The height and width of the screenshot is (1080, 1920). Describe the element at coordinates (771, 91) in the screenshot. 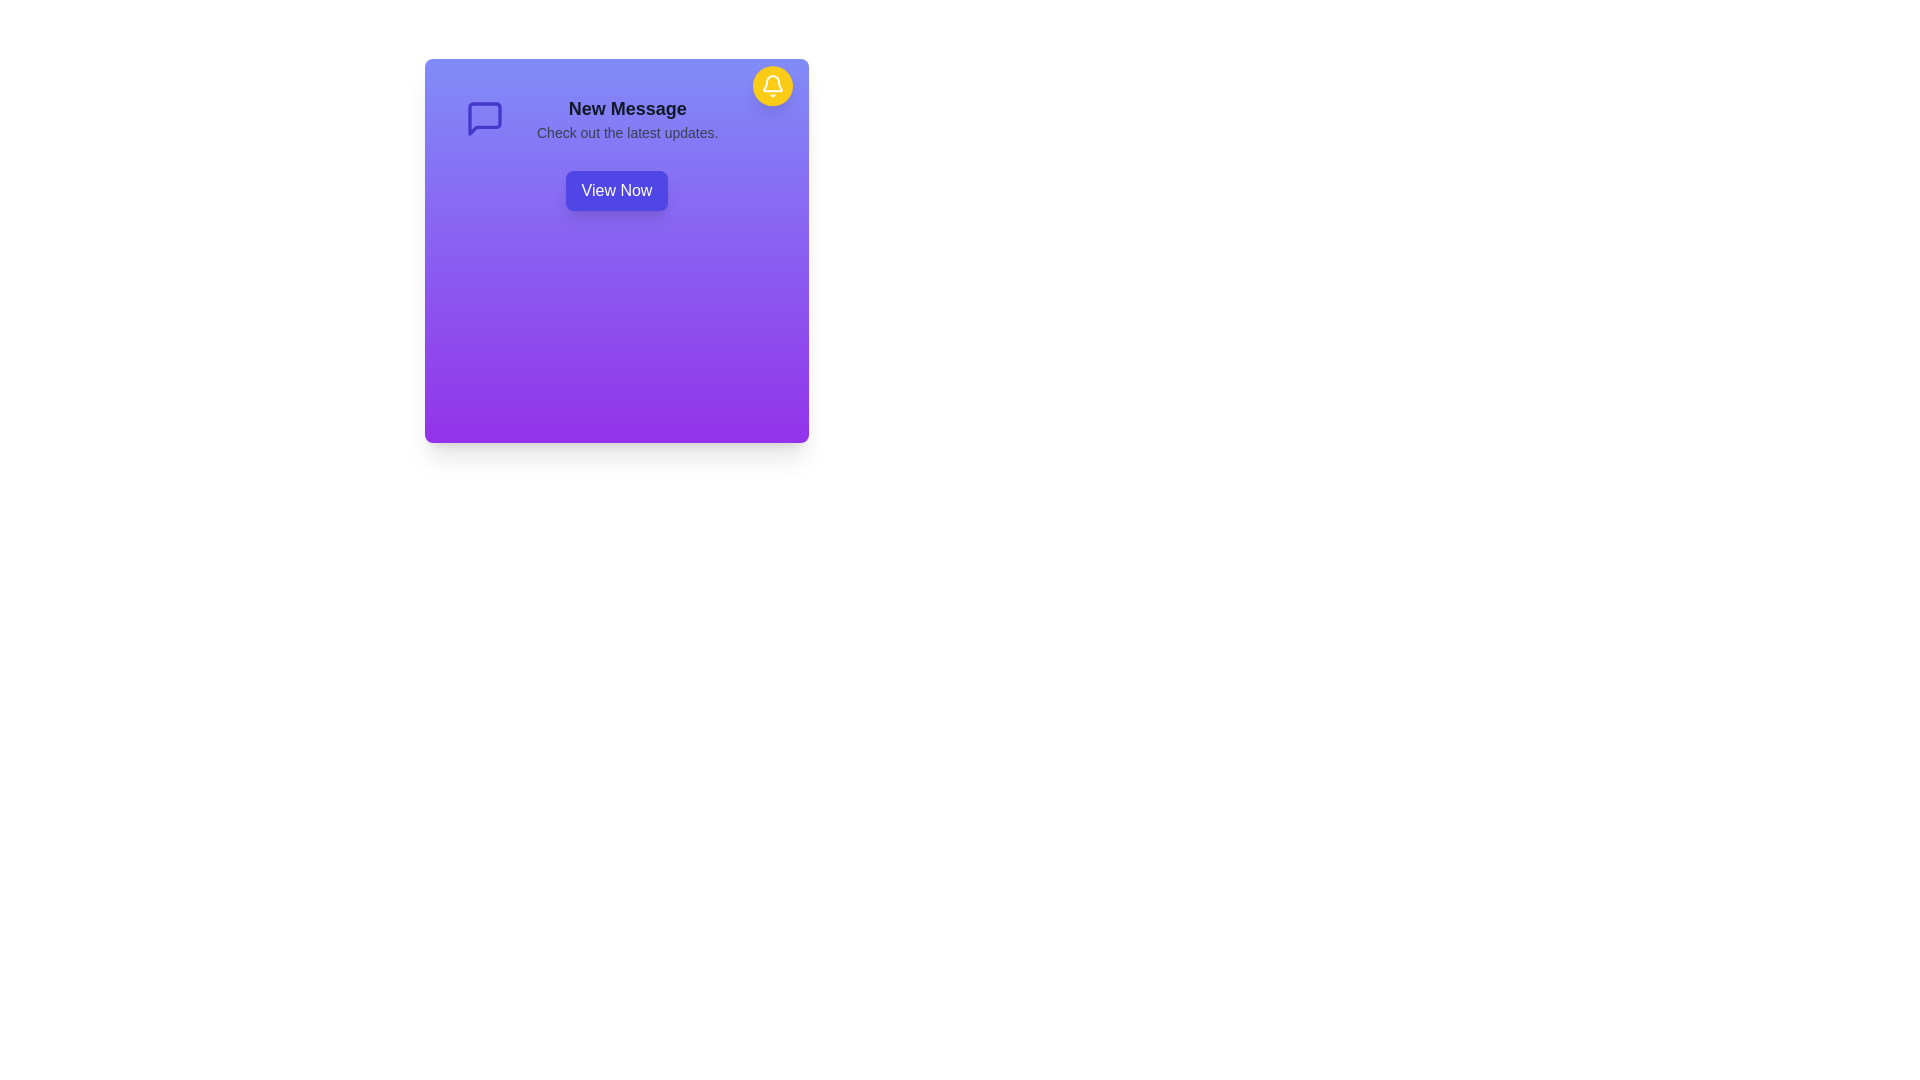

I see `the bell icon located in the top-right corner of the notification card` at that location.